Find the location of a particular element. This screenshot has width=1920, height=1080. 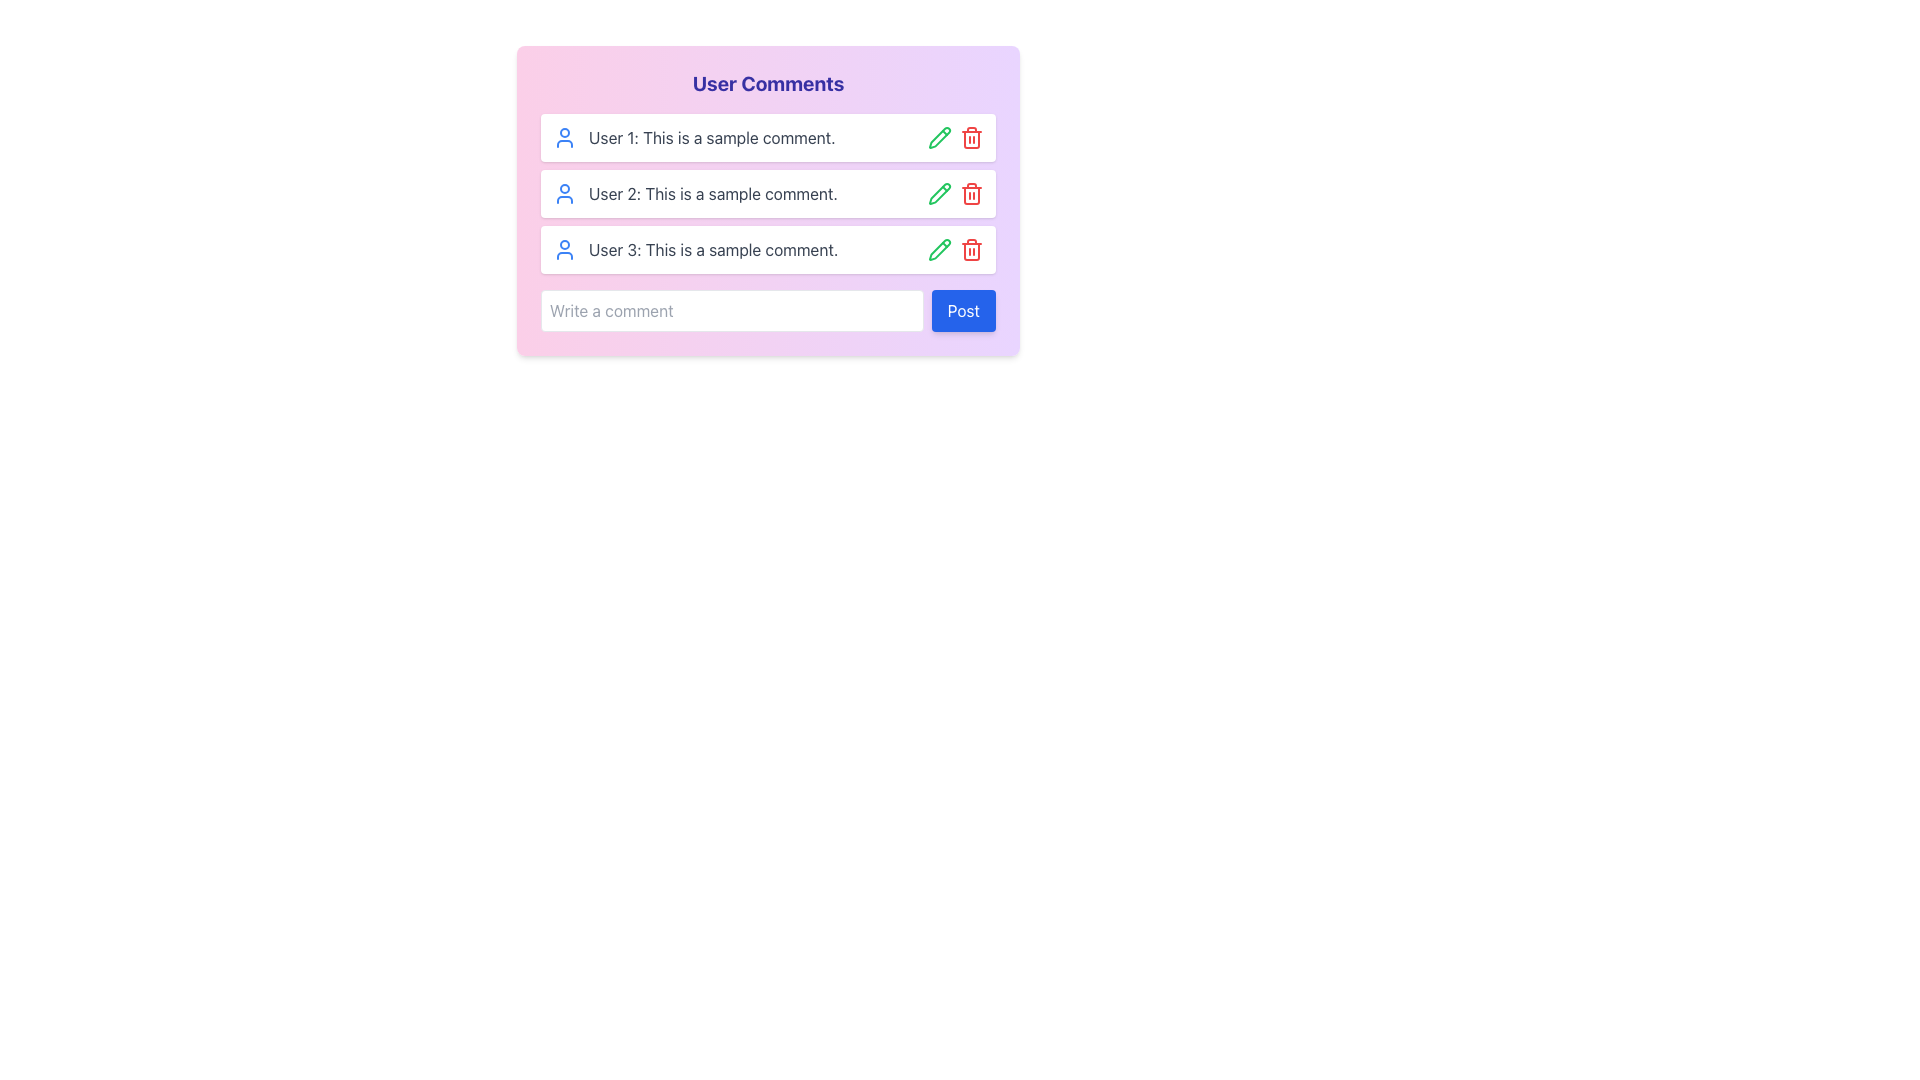

the edit button icon located in the second column of icons next to the second comment line is located at coordinates (939, 249).